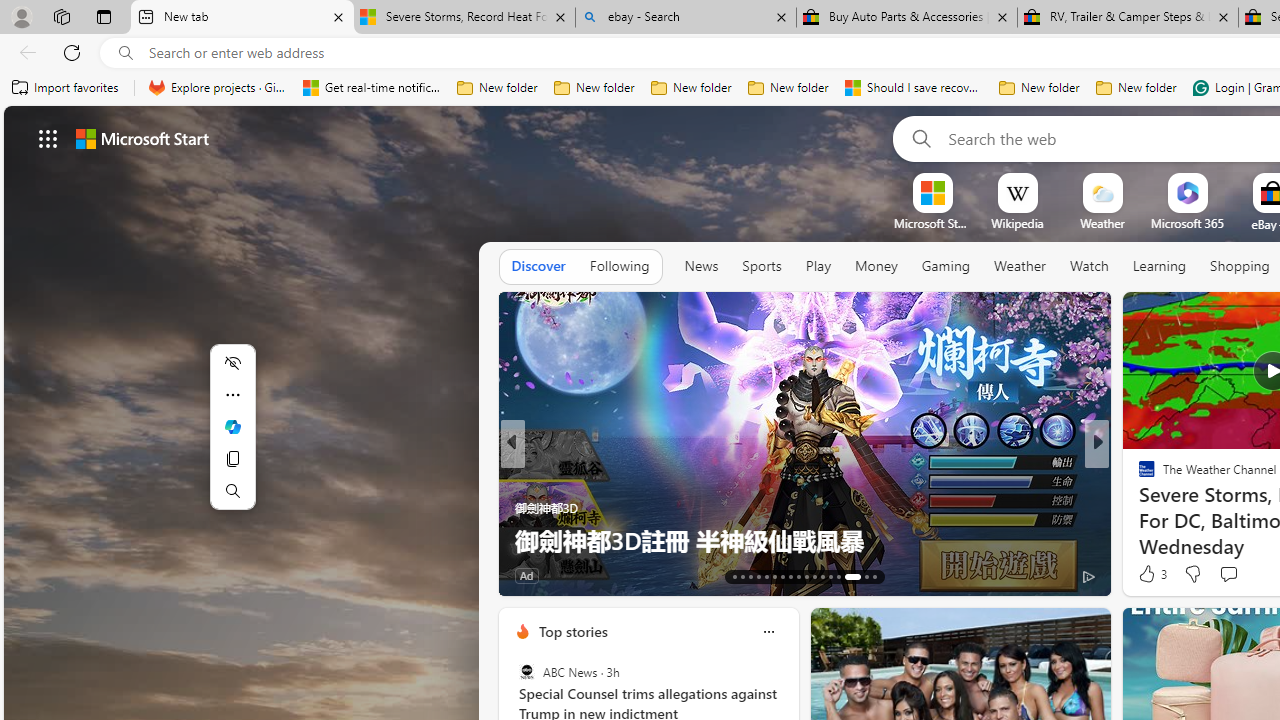 The width and height of the screenshot is (1280, 720). Describe the element at coordinates (232, 458) in the screenshot. I see `'Copy'` at that location.